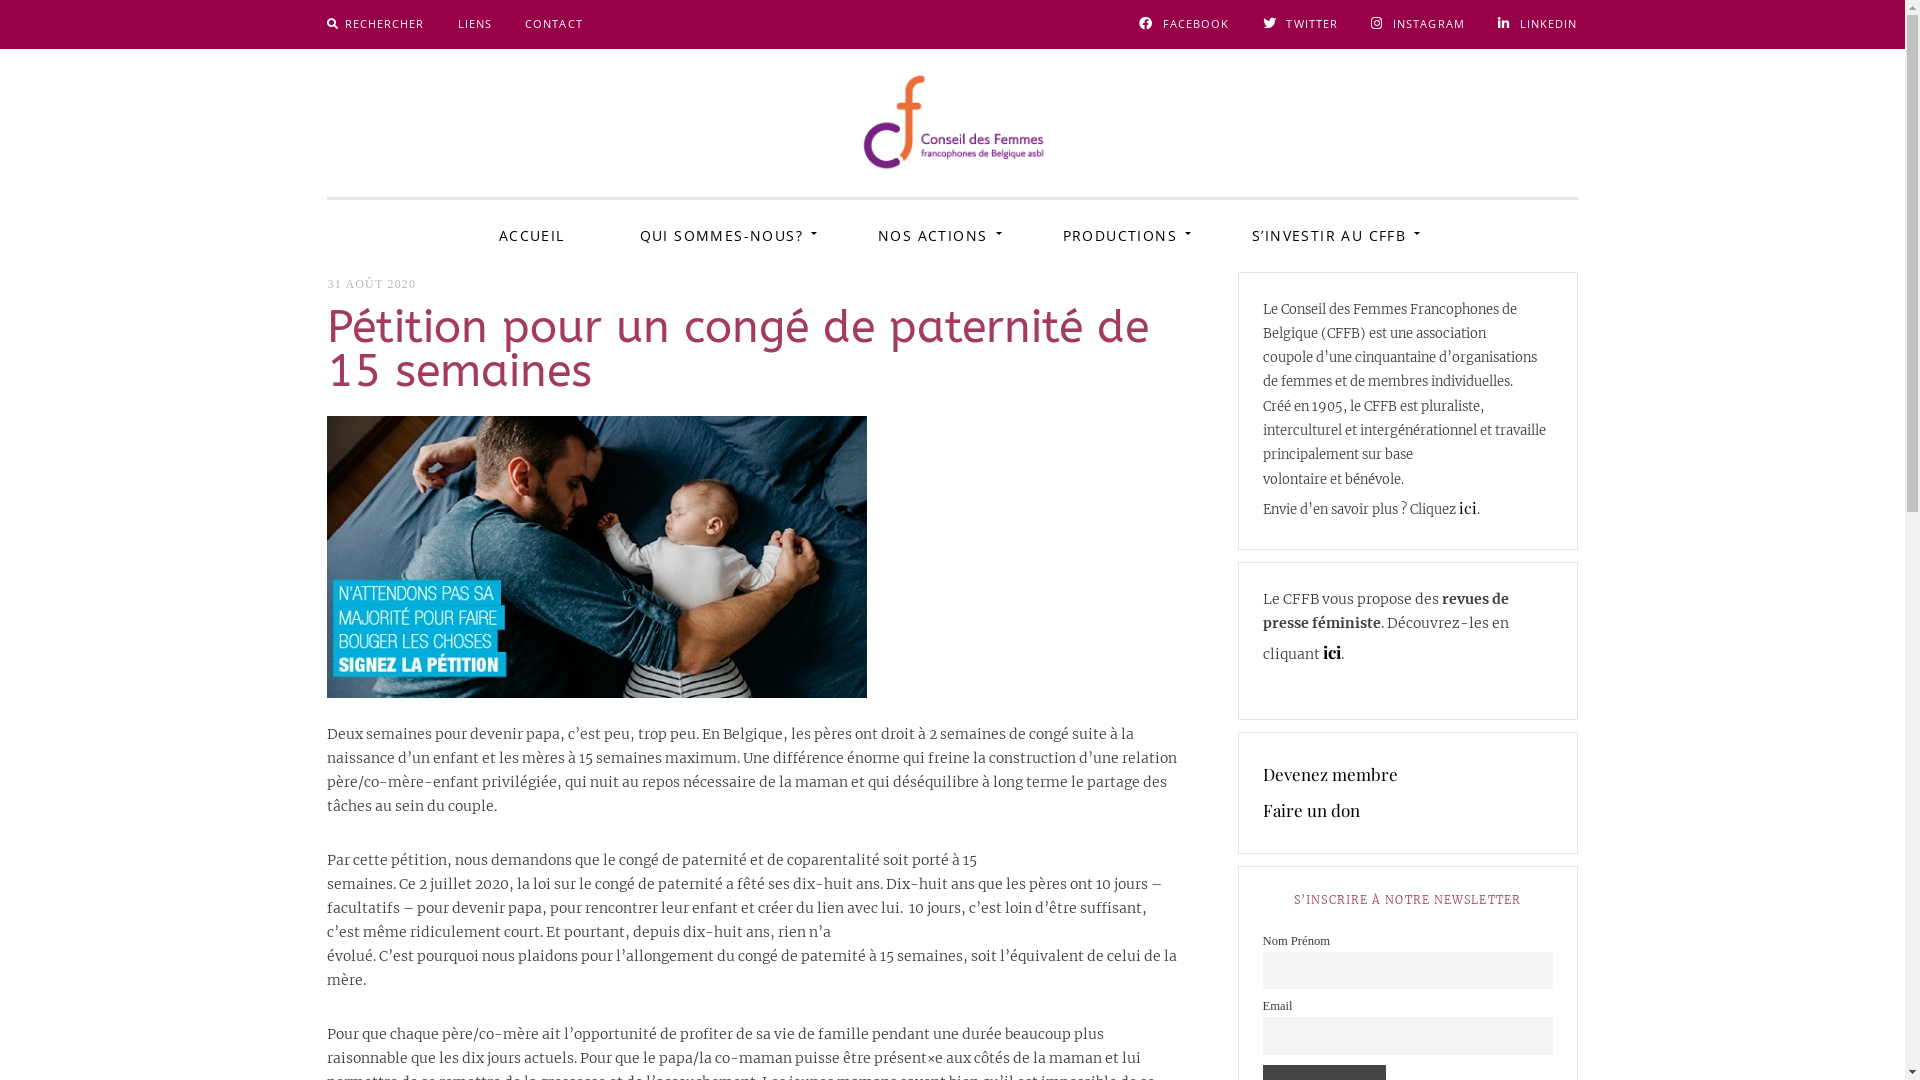 The width and height of the screenshot is (1920, 1080). I want to click on 'Faire un don', so click(1311, 810).